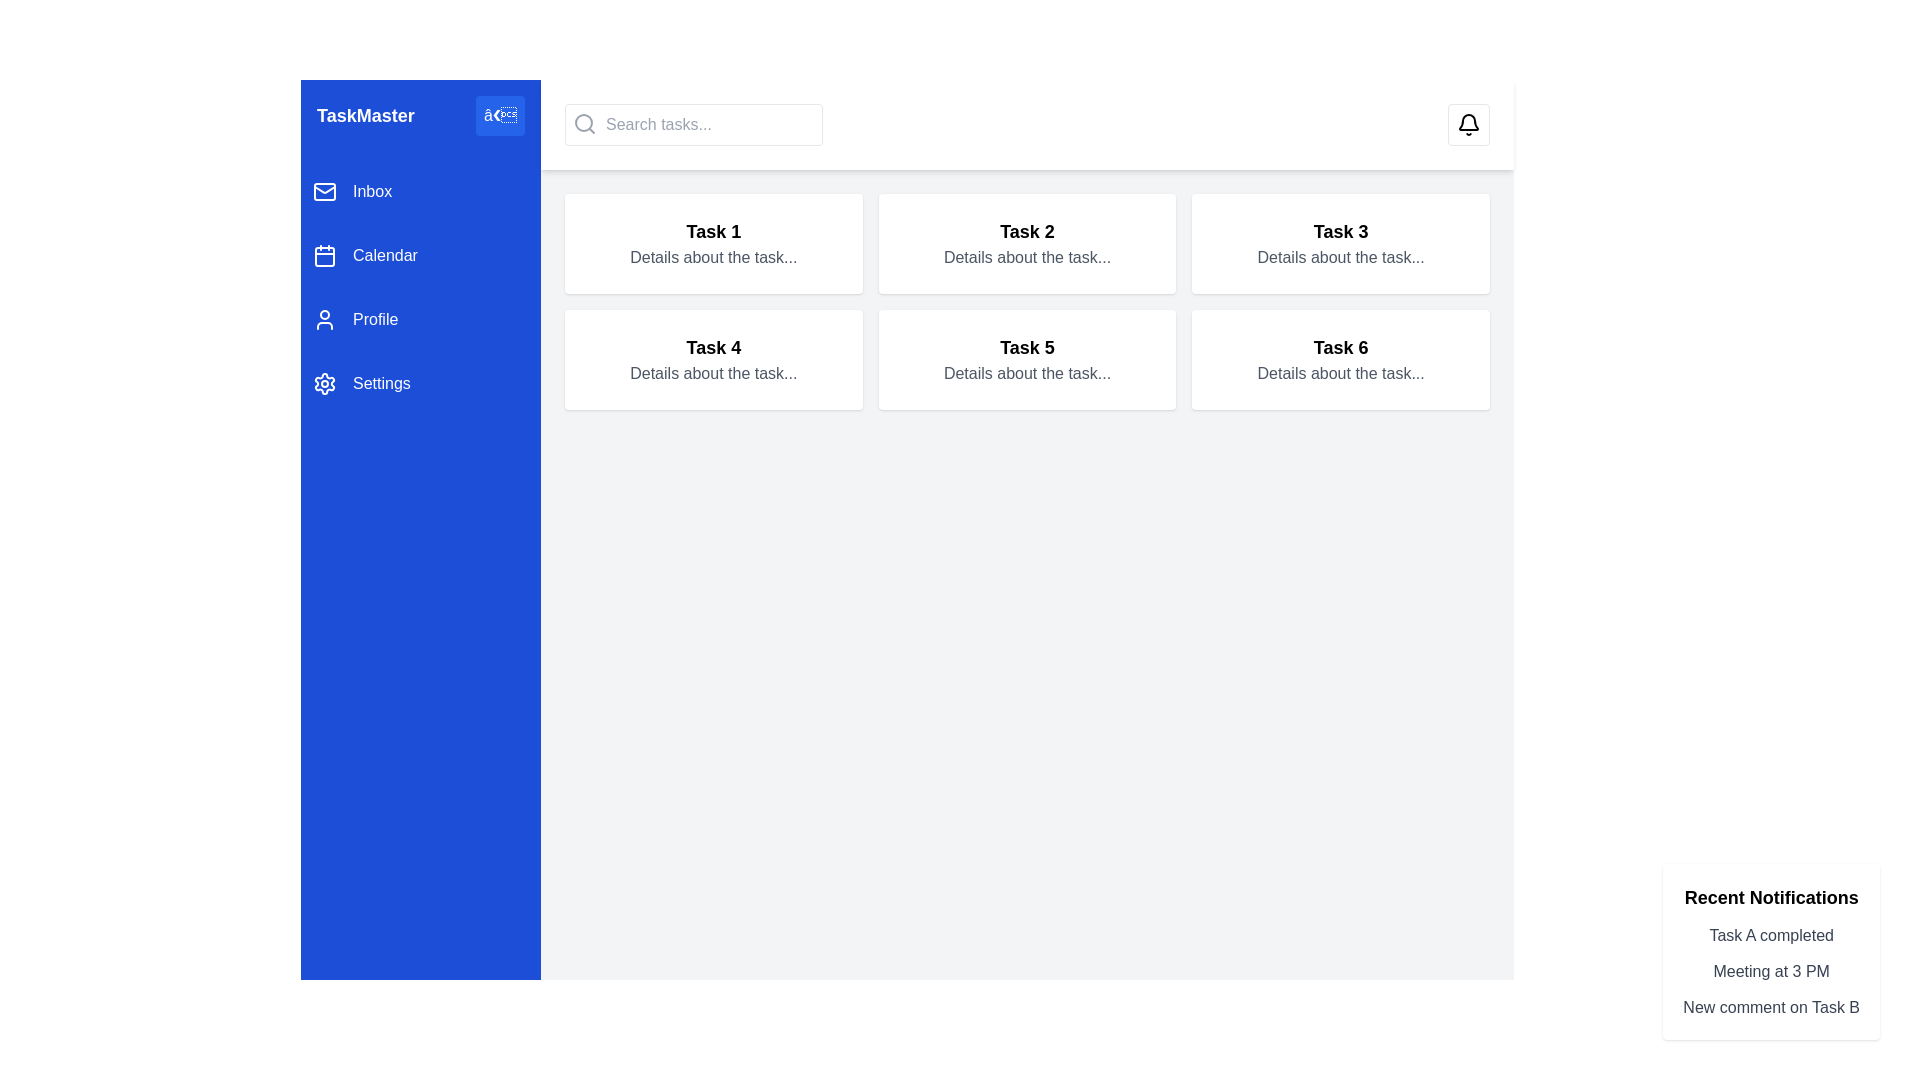 The image size is (1920, 1080). Describe the element at coordinates (1027, 230) in the screenshot. I see `text from the title label located in the second card of the top row in the grid layout, which identifies the task represented by this card` at that location.